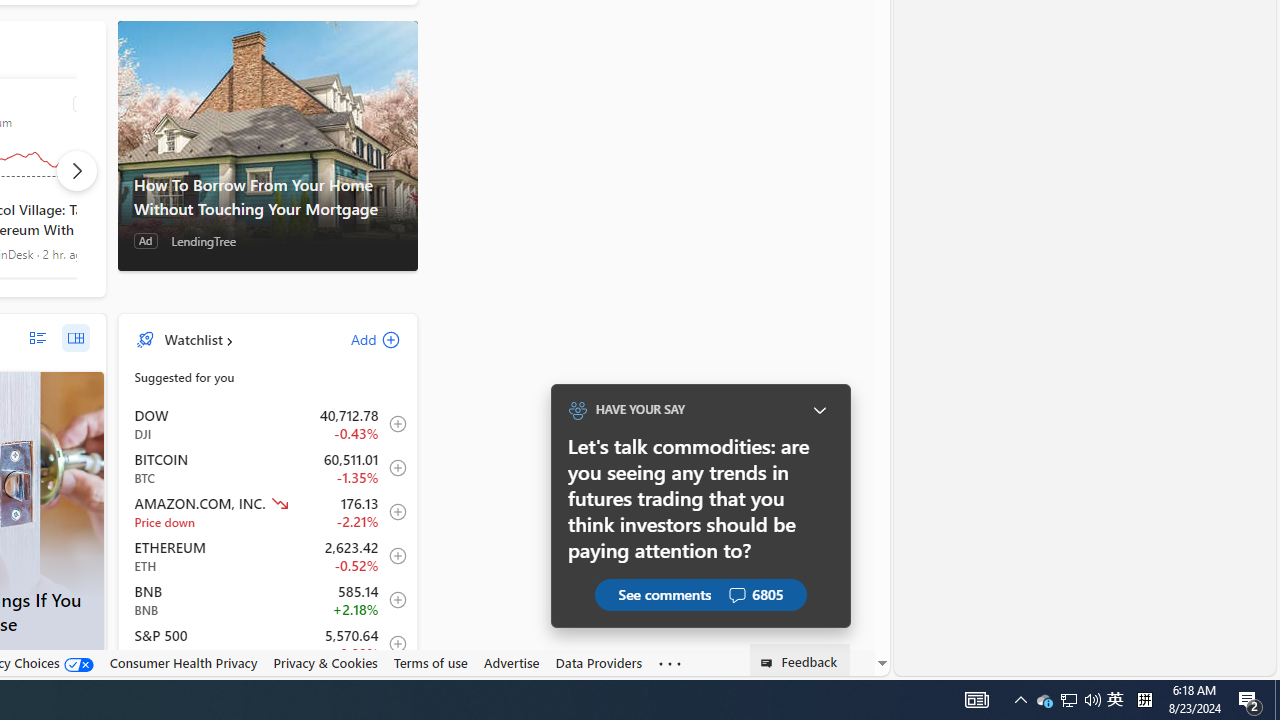  Describe the element at coordinates (769, 663) in the screenshot. I see `'Class: feedback_link_icon-DS-EntryPoint1-1'` at that location.